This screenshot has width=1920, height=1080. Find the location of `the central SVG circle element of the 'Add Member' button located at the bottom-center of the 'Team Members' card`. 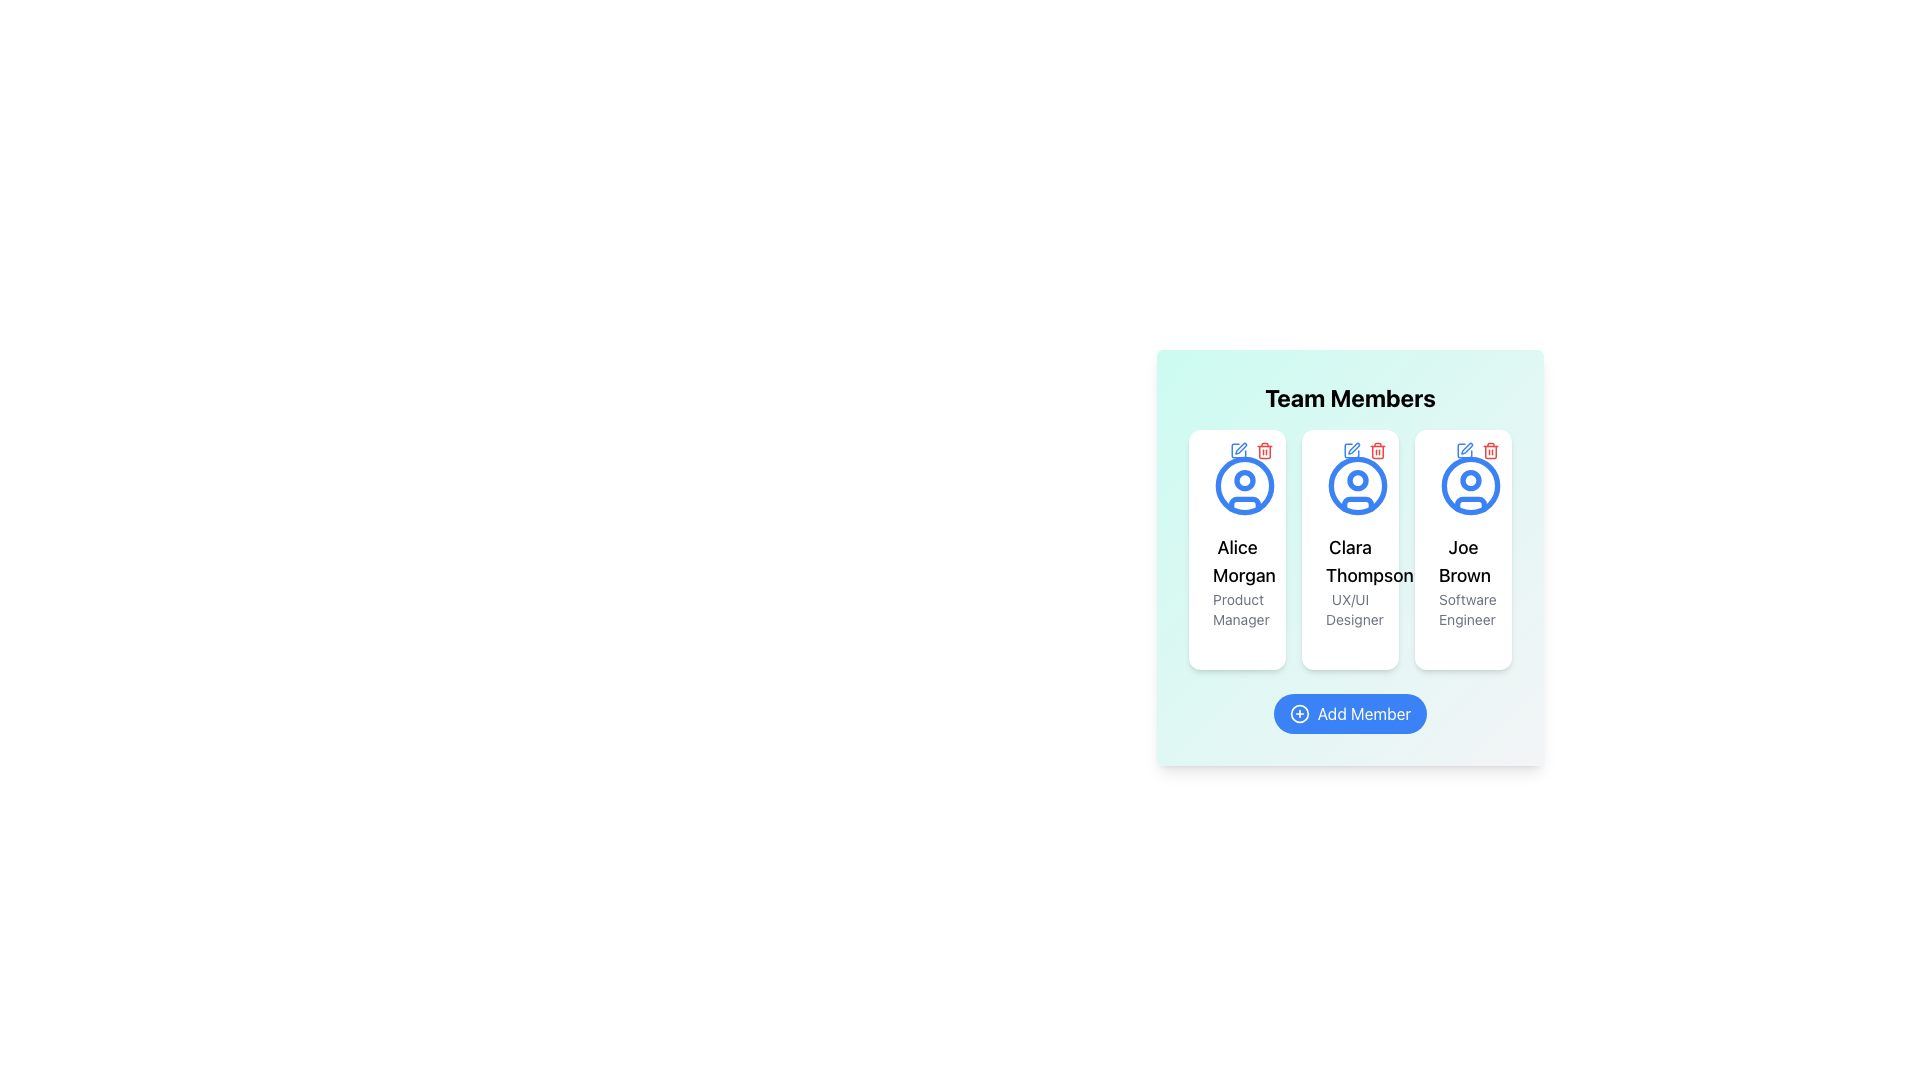

the central SVG circle element of the 'Add Member' button located at the bottom-center of the 'Team Members' card is located at coordinates (1299, 712).